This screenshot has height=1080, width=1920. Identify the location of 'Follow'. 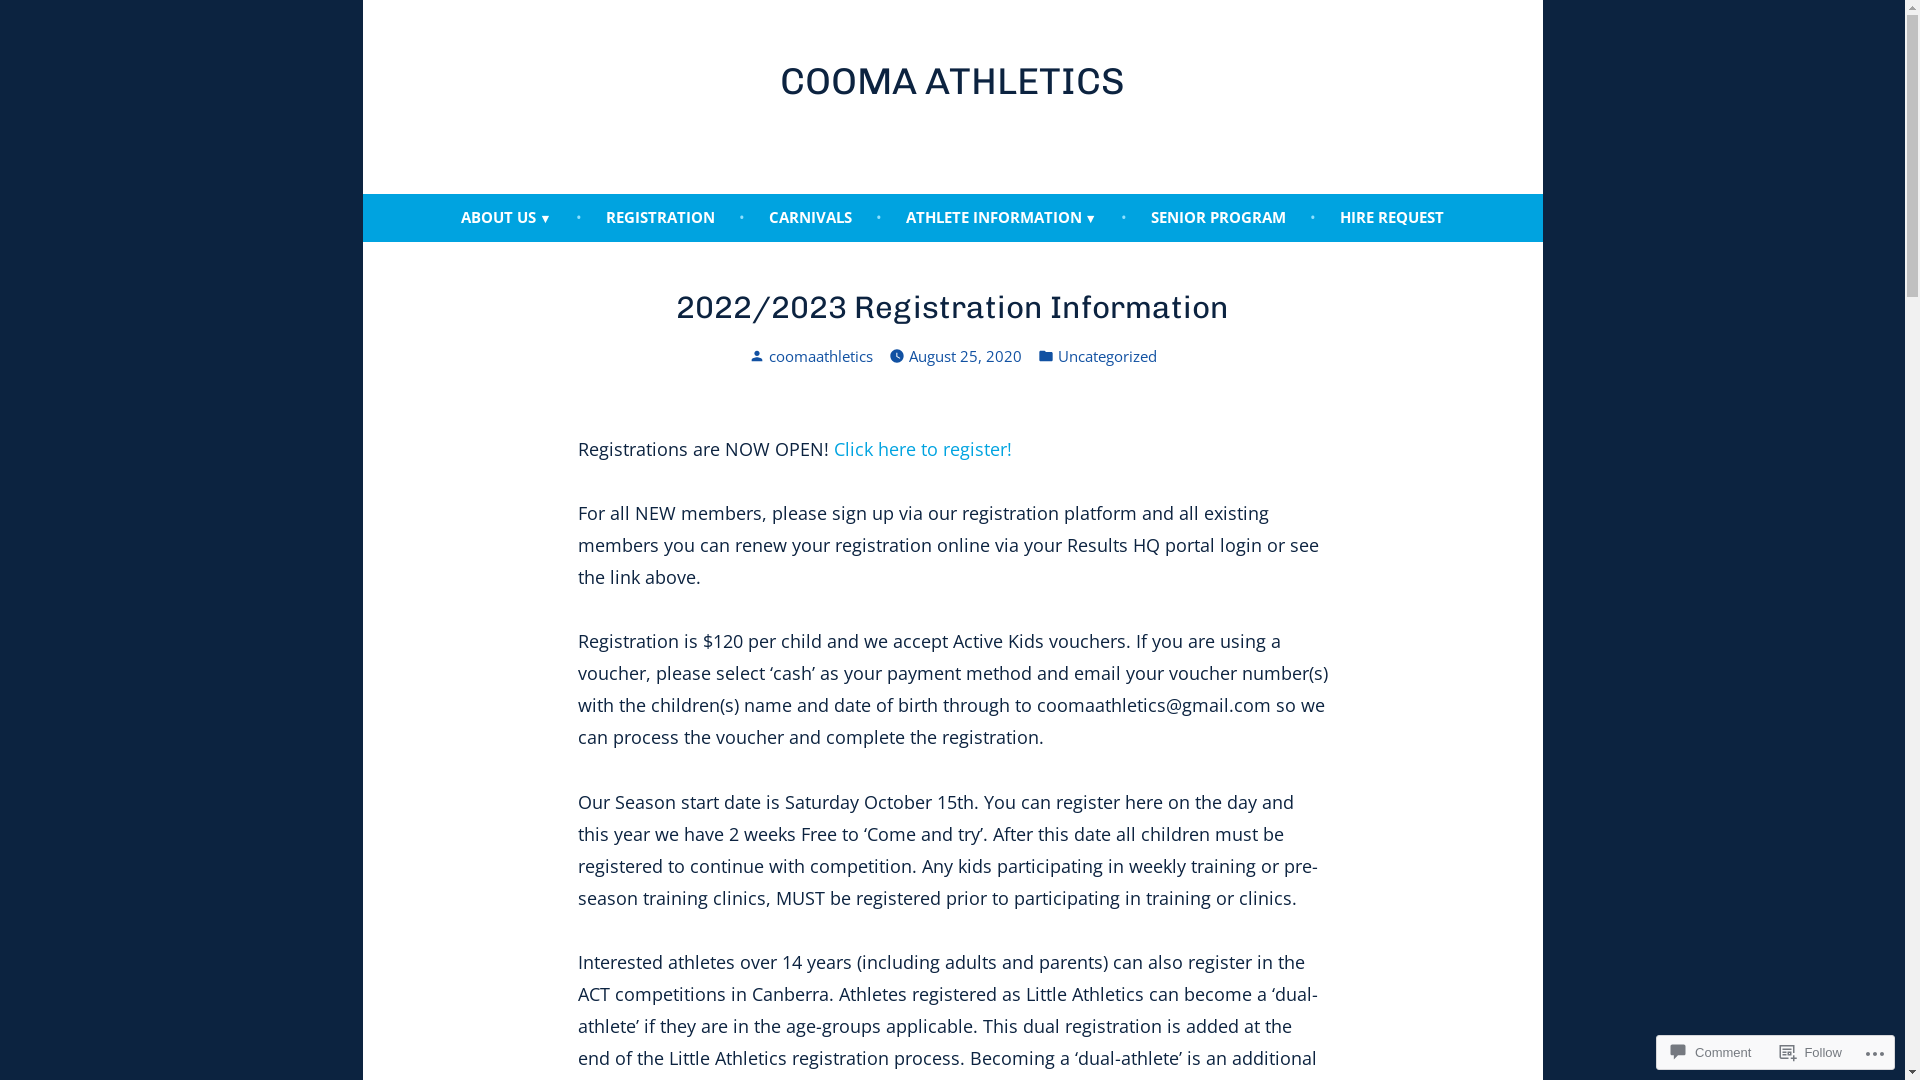
(1810, 1051).